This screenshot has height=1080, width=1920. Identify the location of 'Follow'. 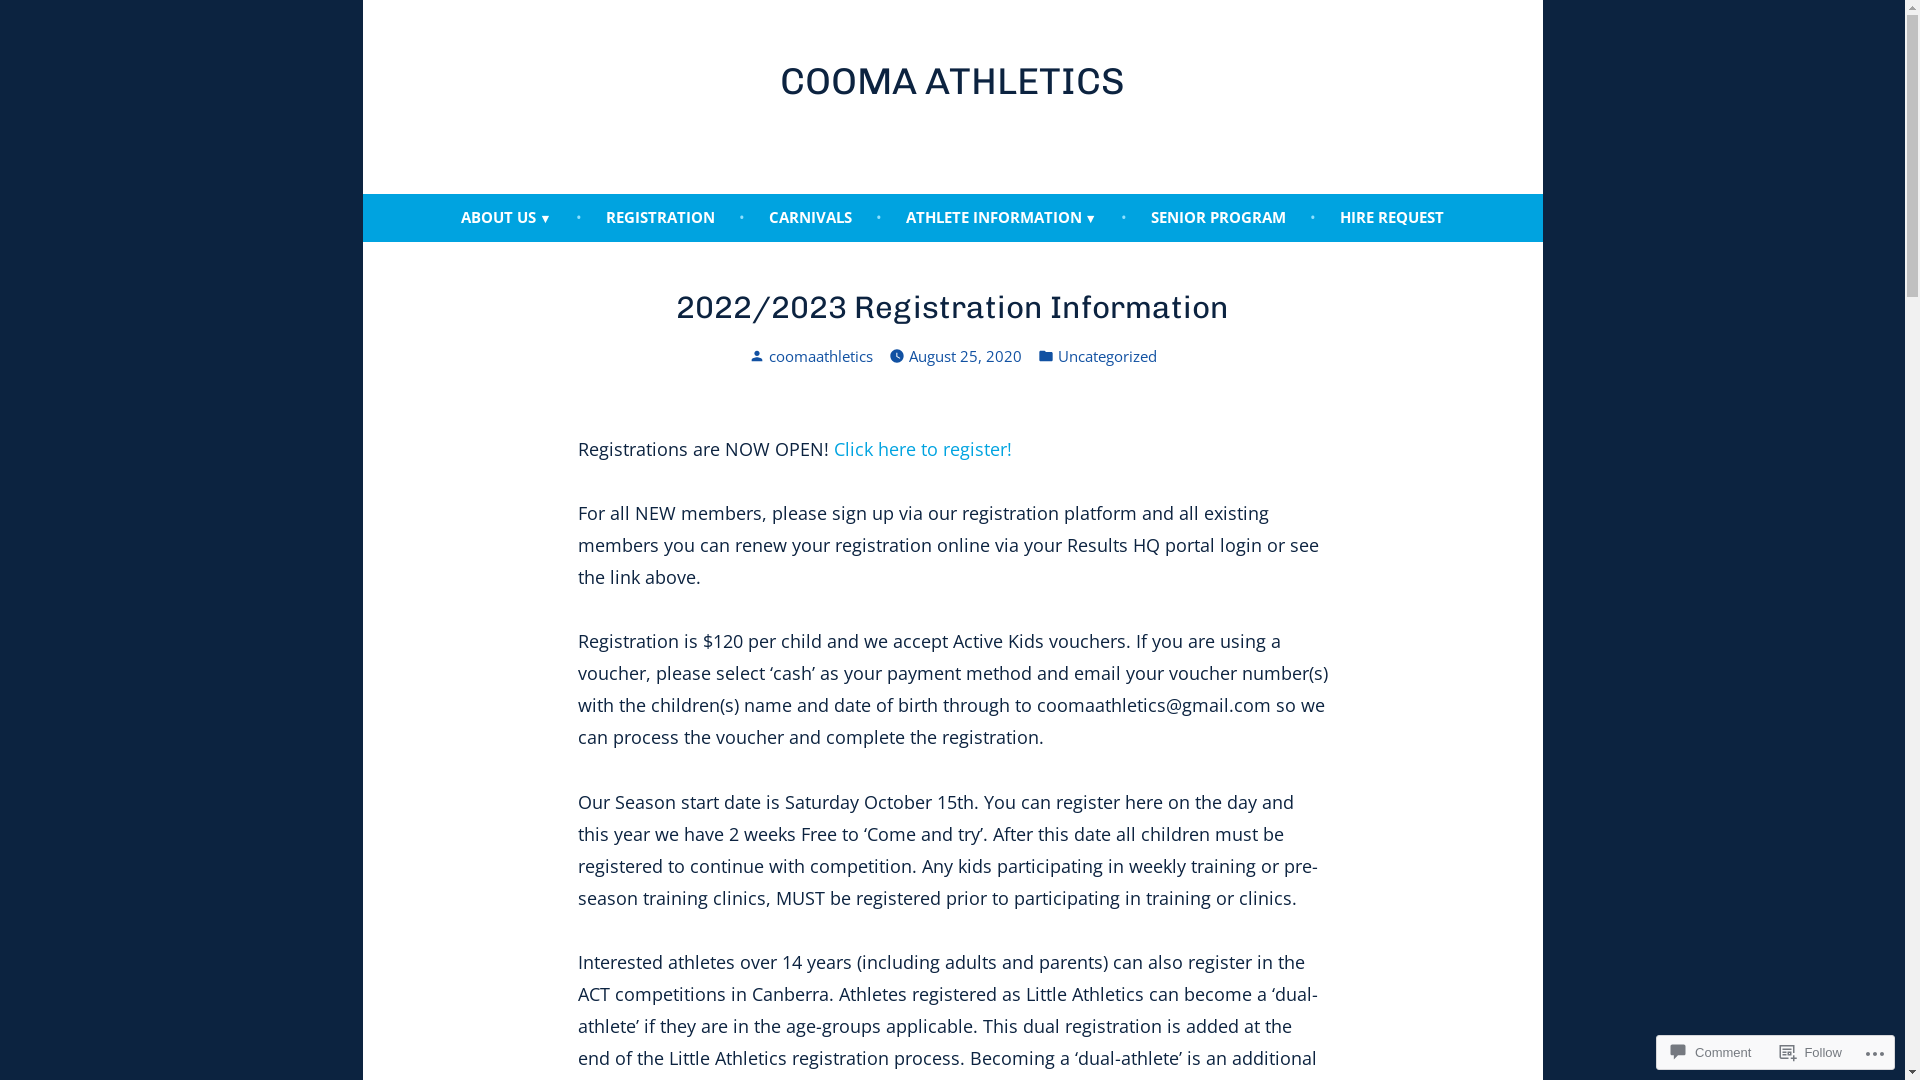
(1810, 1051).